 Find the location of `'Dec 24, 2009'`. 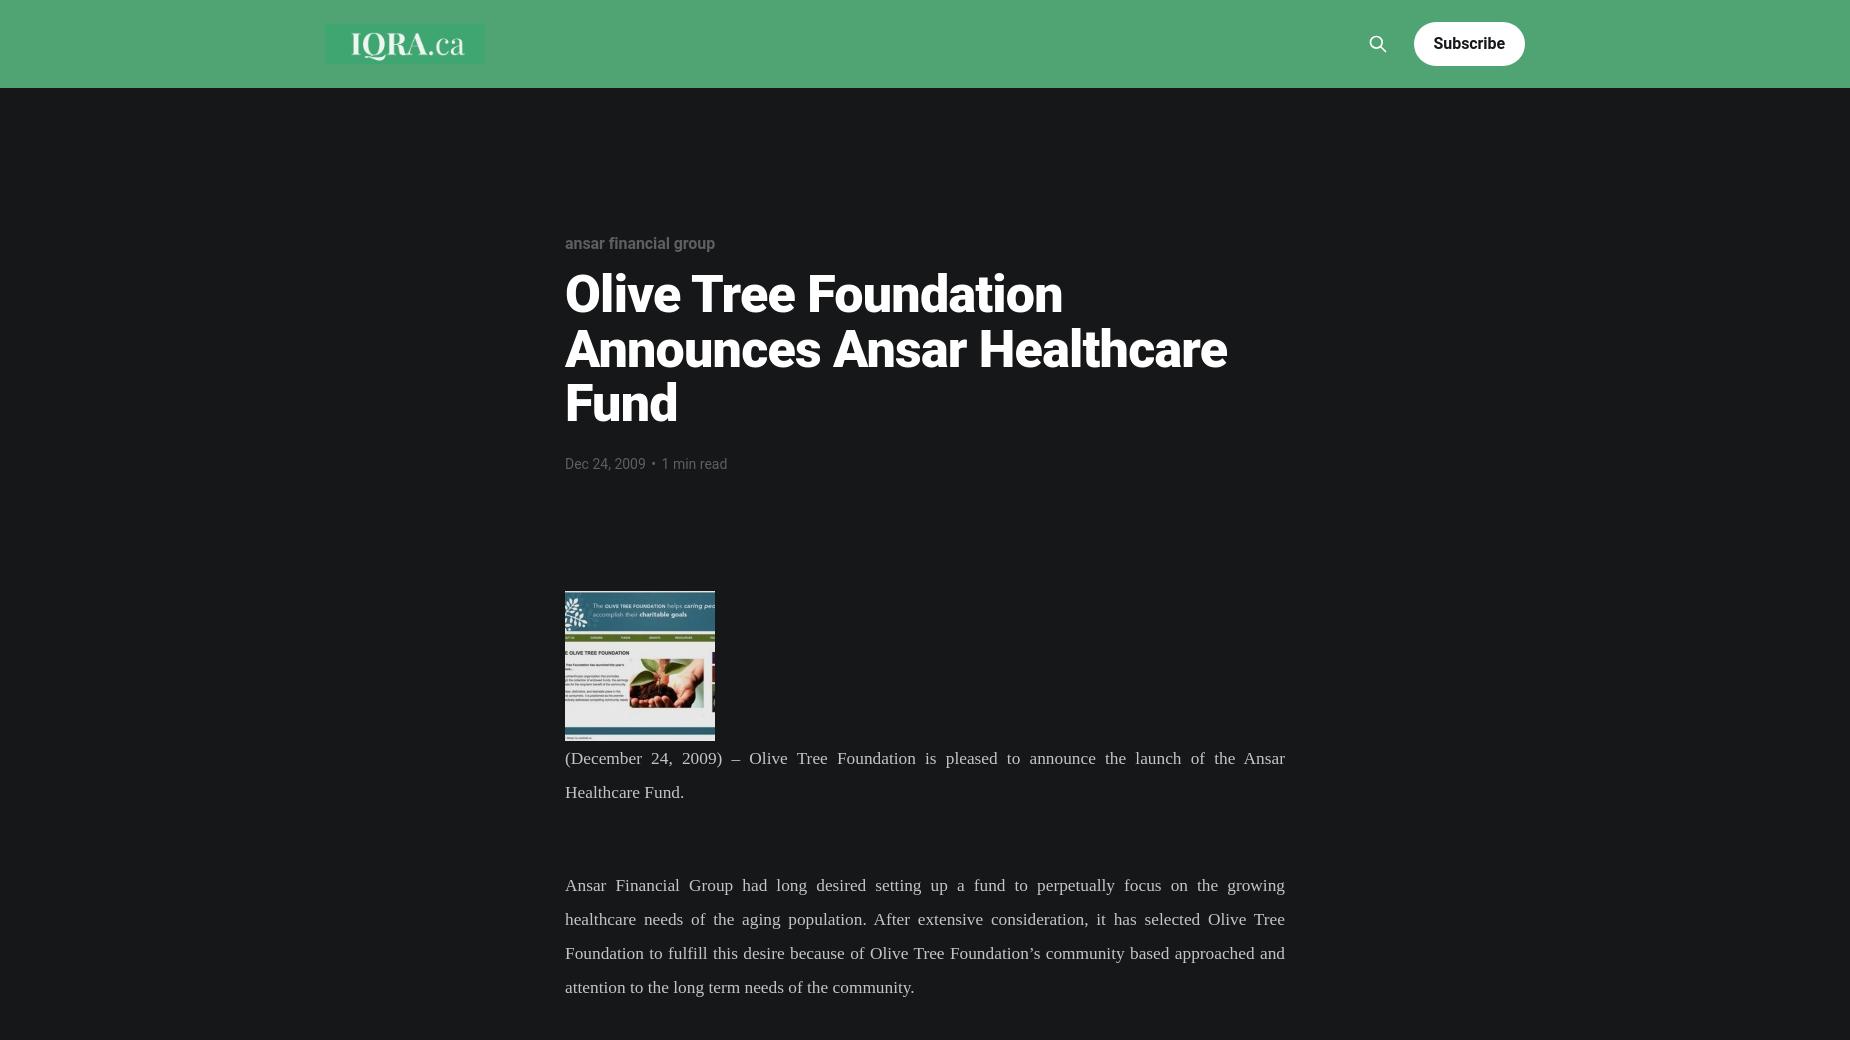

'Dec 24, 2009' is located at coordinates (604, 463).